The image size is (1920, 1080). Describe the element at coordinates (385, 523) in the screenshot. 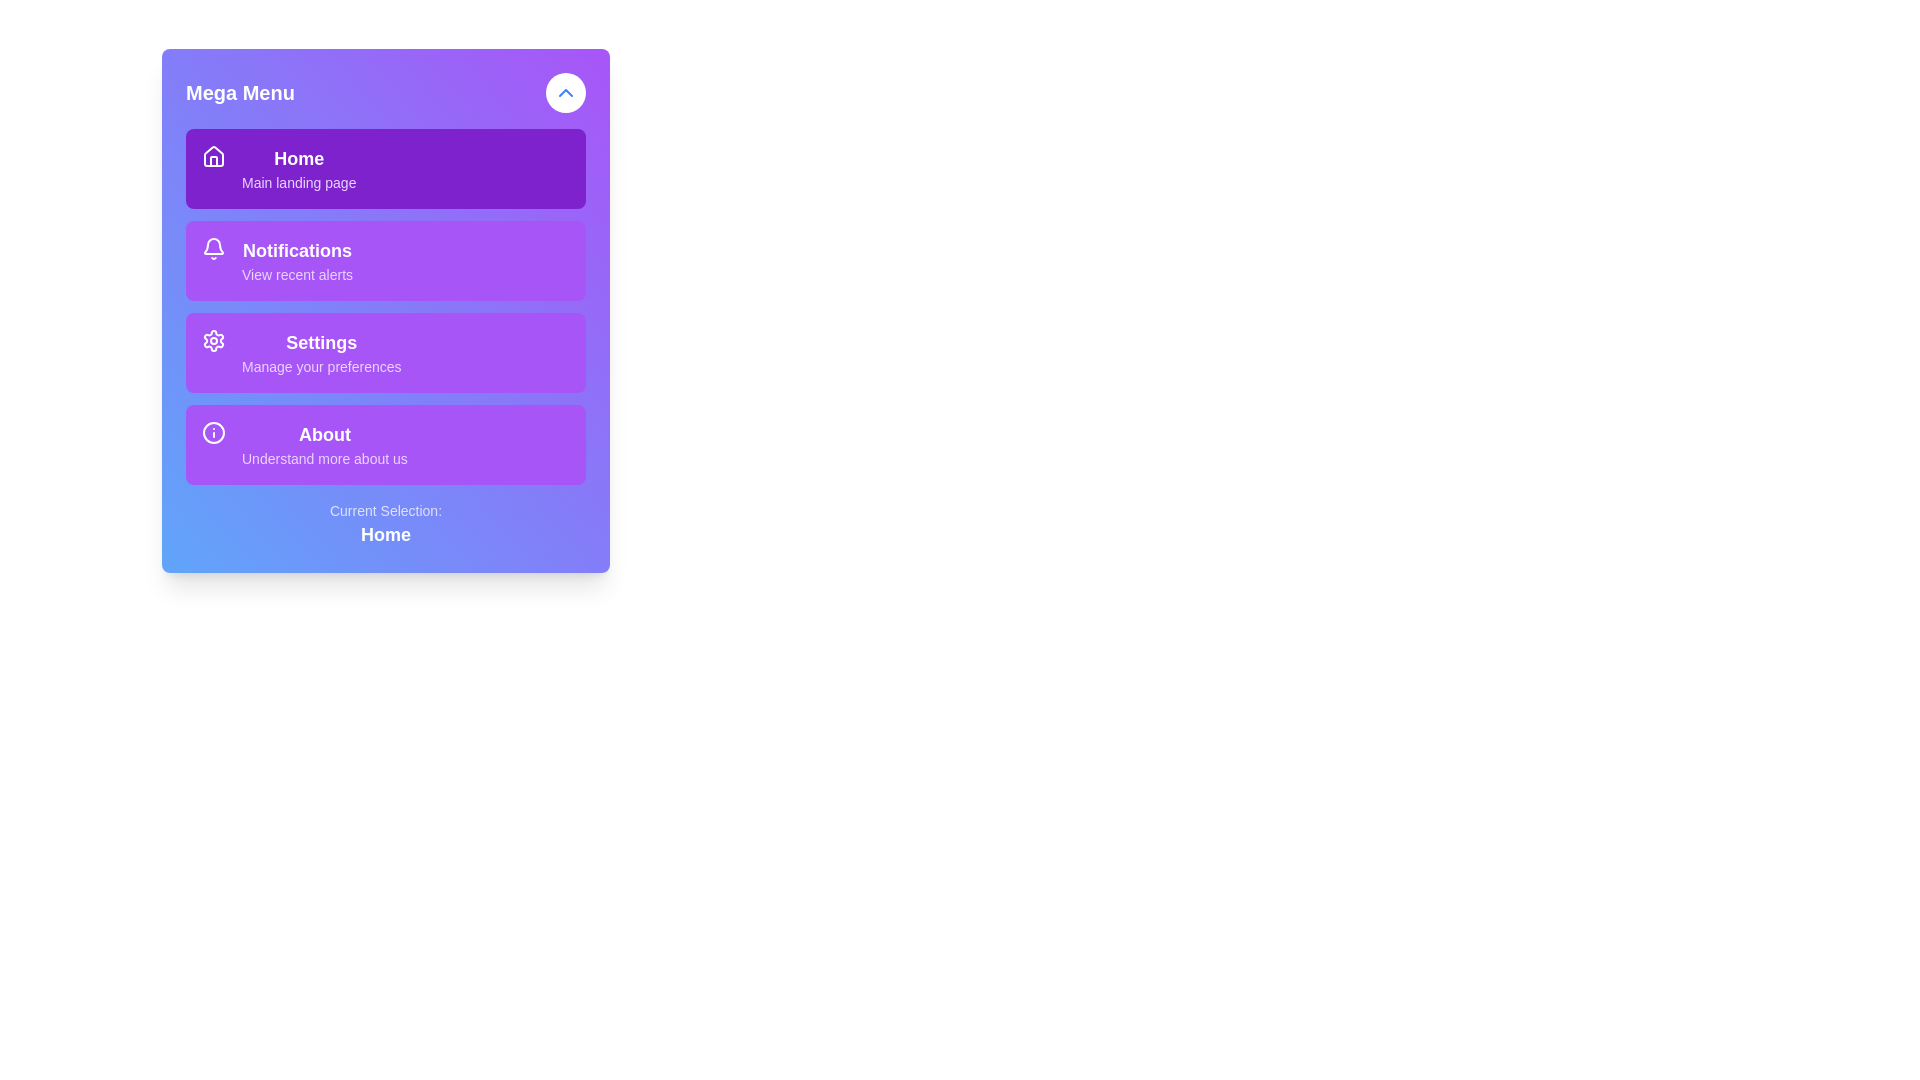

I see `displayed information from the text section labeled 'Current Selection: Home', which is located at the bottom of the vertically-stacked menu and is the last item in the menu structure` at that location.